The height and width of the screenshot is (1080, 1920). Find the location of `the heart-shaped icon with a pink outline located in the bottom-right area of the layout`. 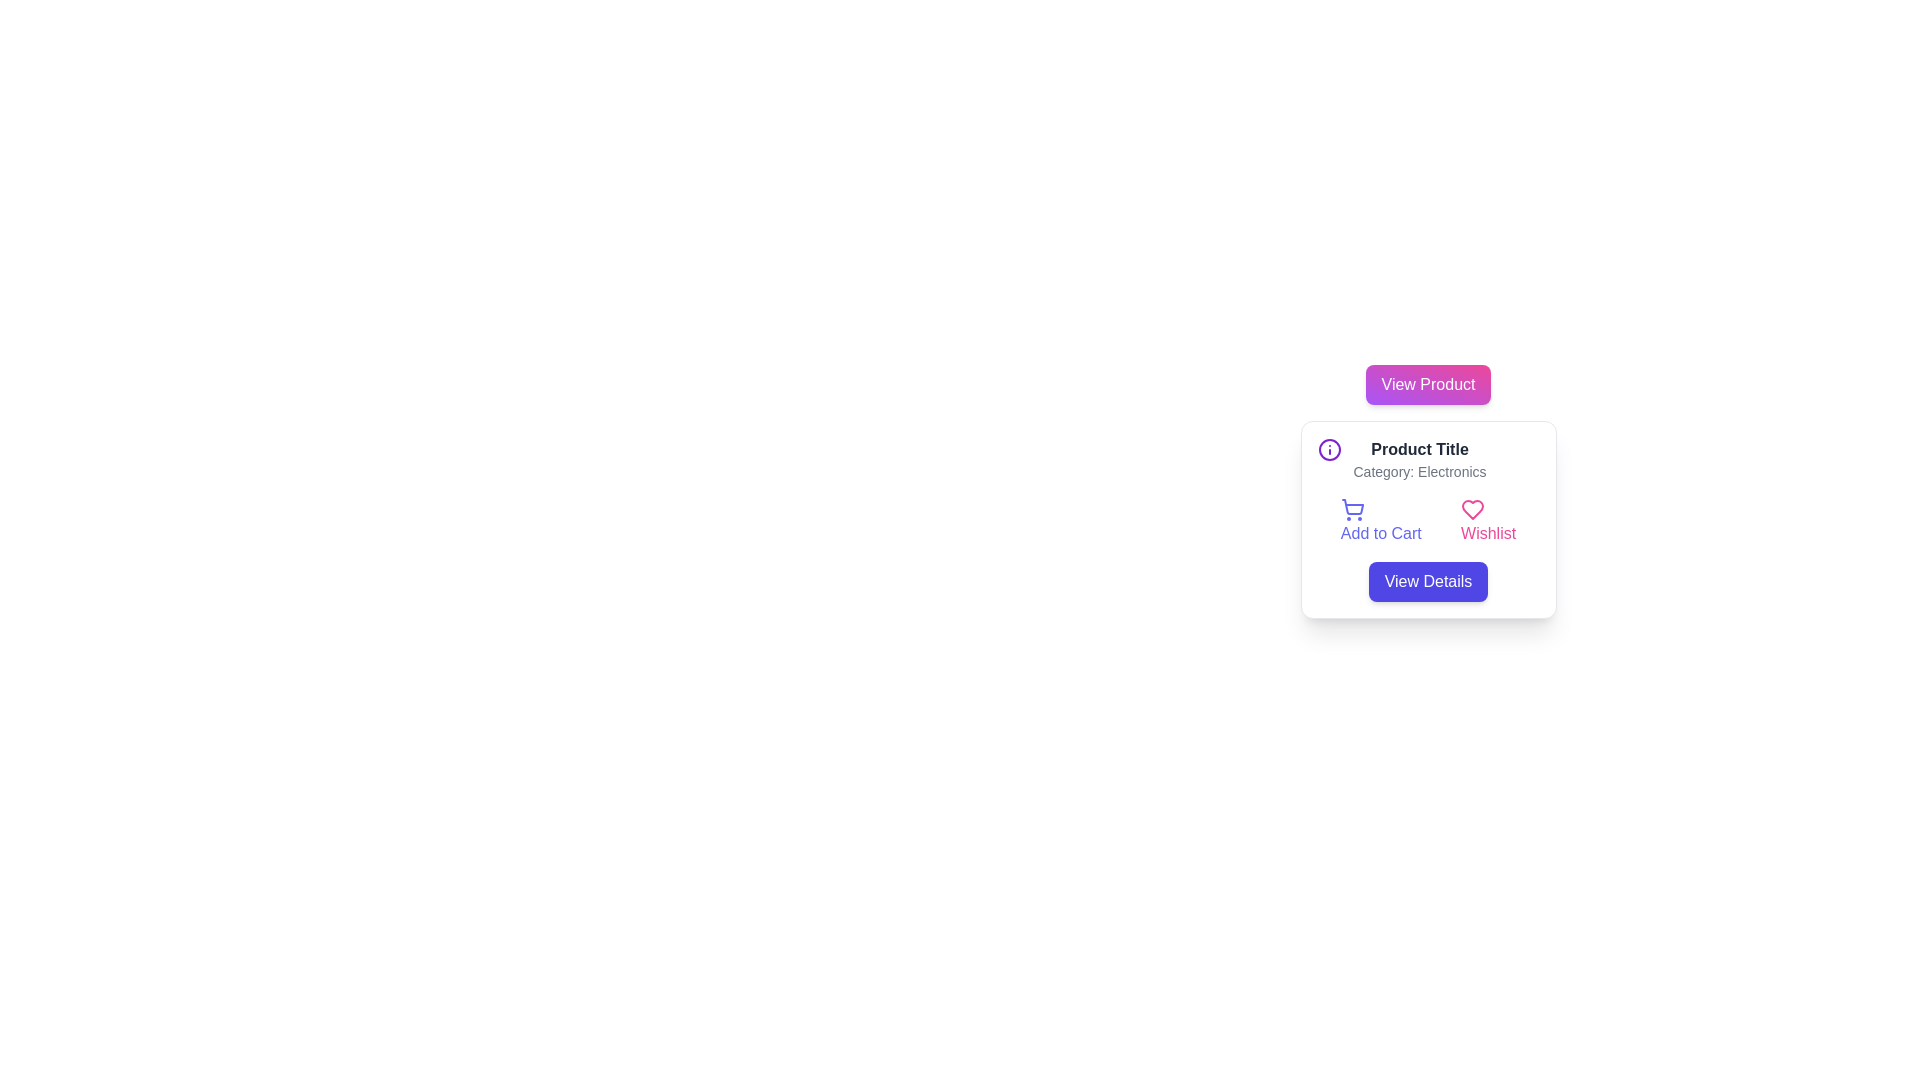

the heart-shaped icon with a pink outline located in the bottom-right area of the layout is located at coordinates (1473, 508).